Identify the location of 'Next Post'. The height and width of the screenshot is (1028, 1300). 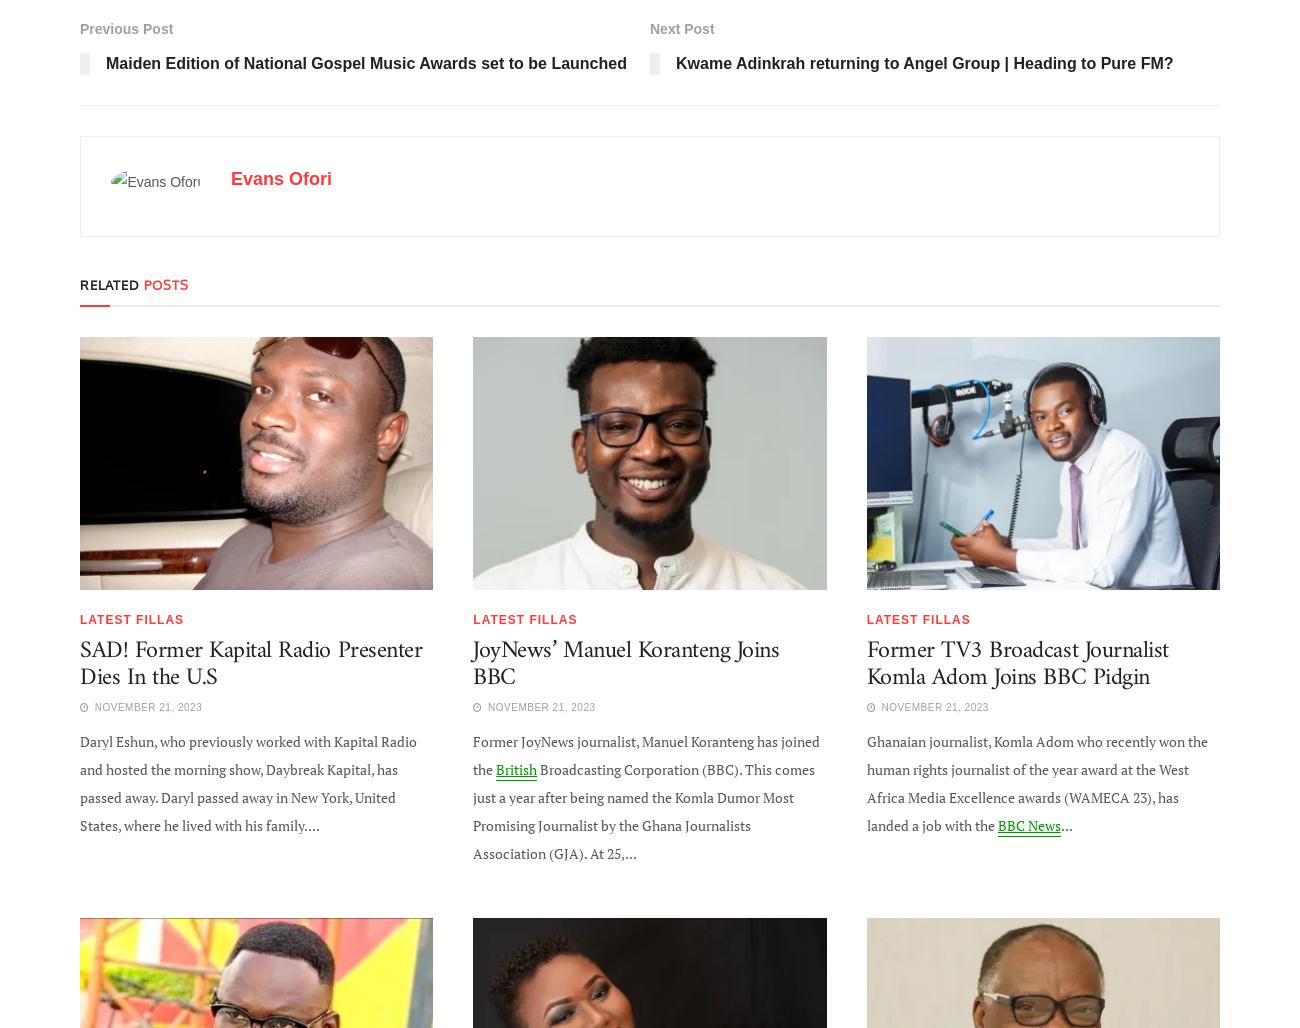
(680, 27).